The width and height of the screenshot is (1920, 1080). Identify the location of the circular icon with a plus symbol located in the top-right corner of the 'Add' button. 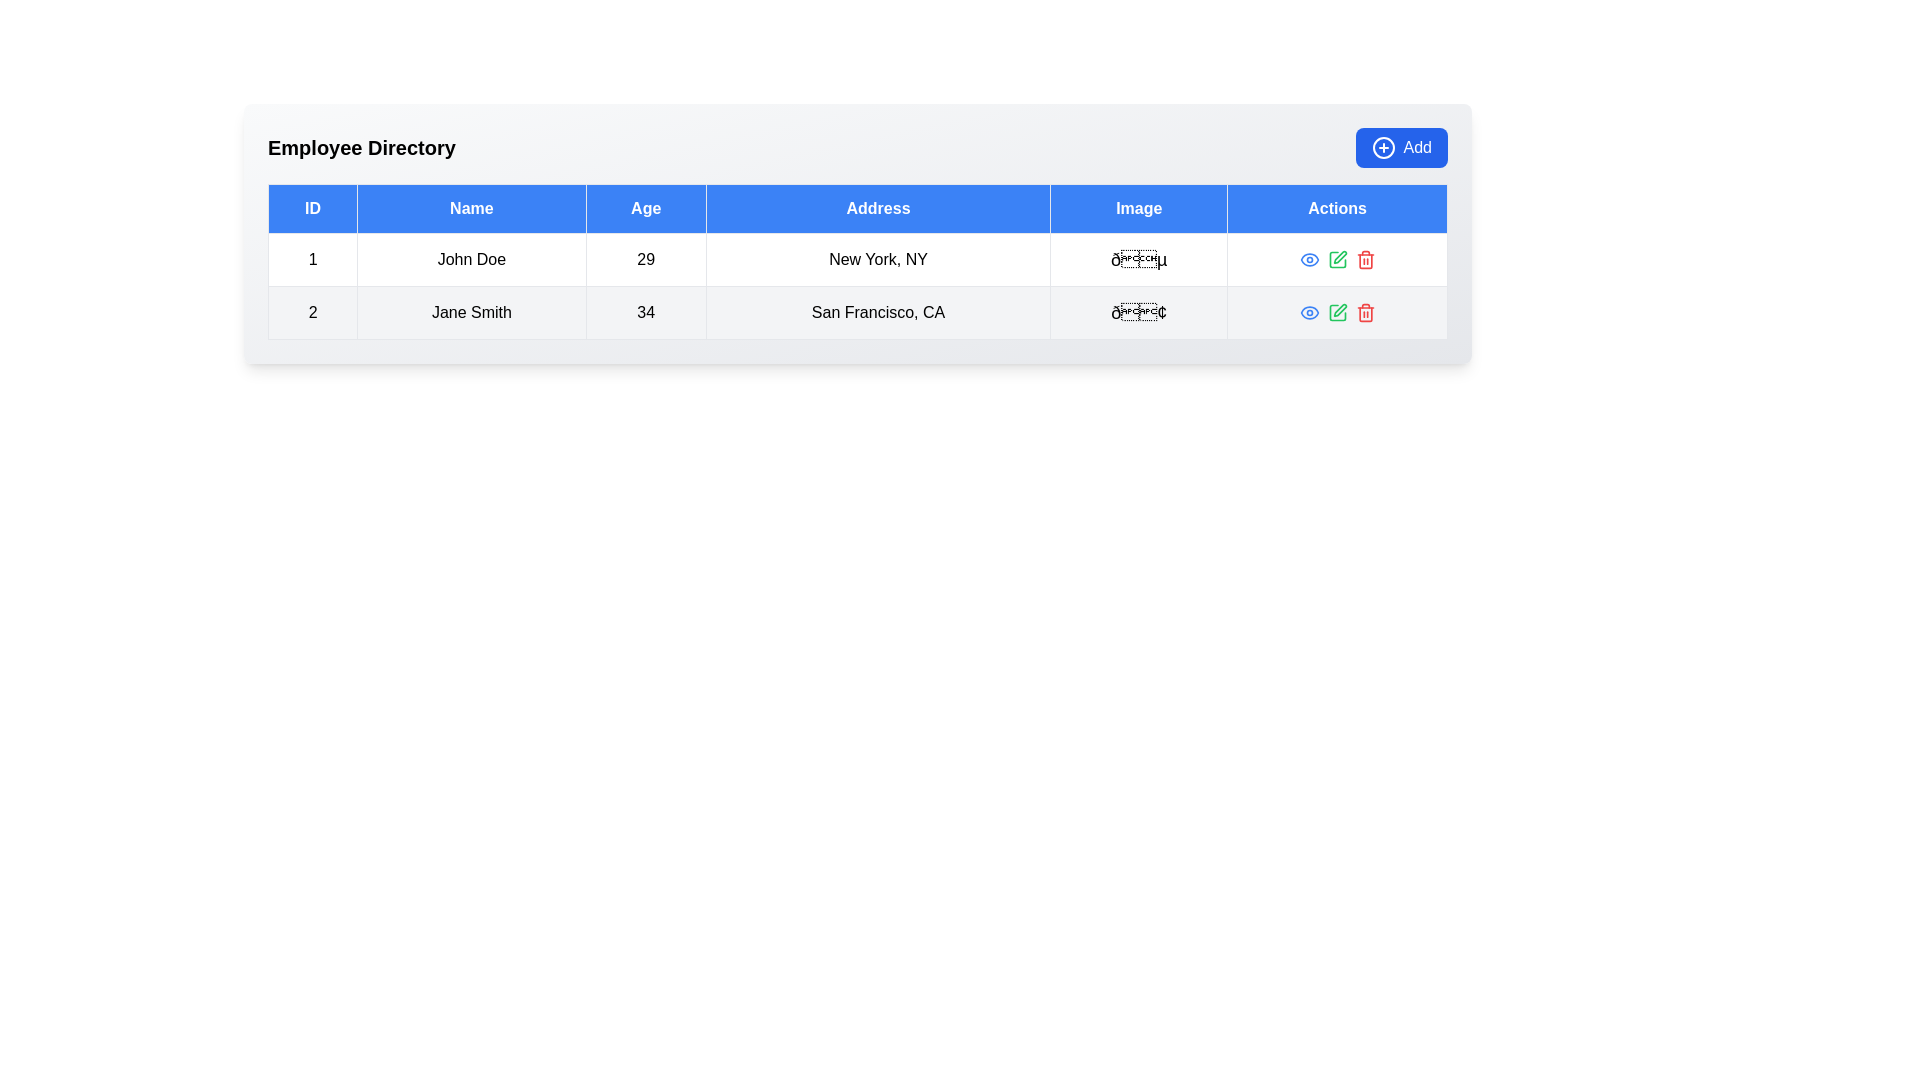
(1382, 146).